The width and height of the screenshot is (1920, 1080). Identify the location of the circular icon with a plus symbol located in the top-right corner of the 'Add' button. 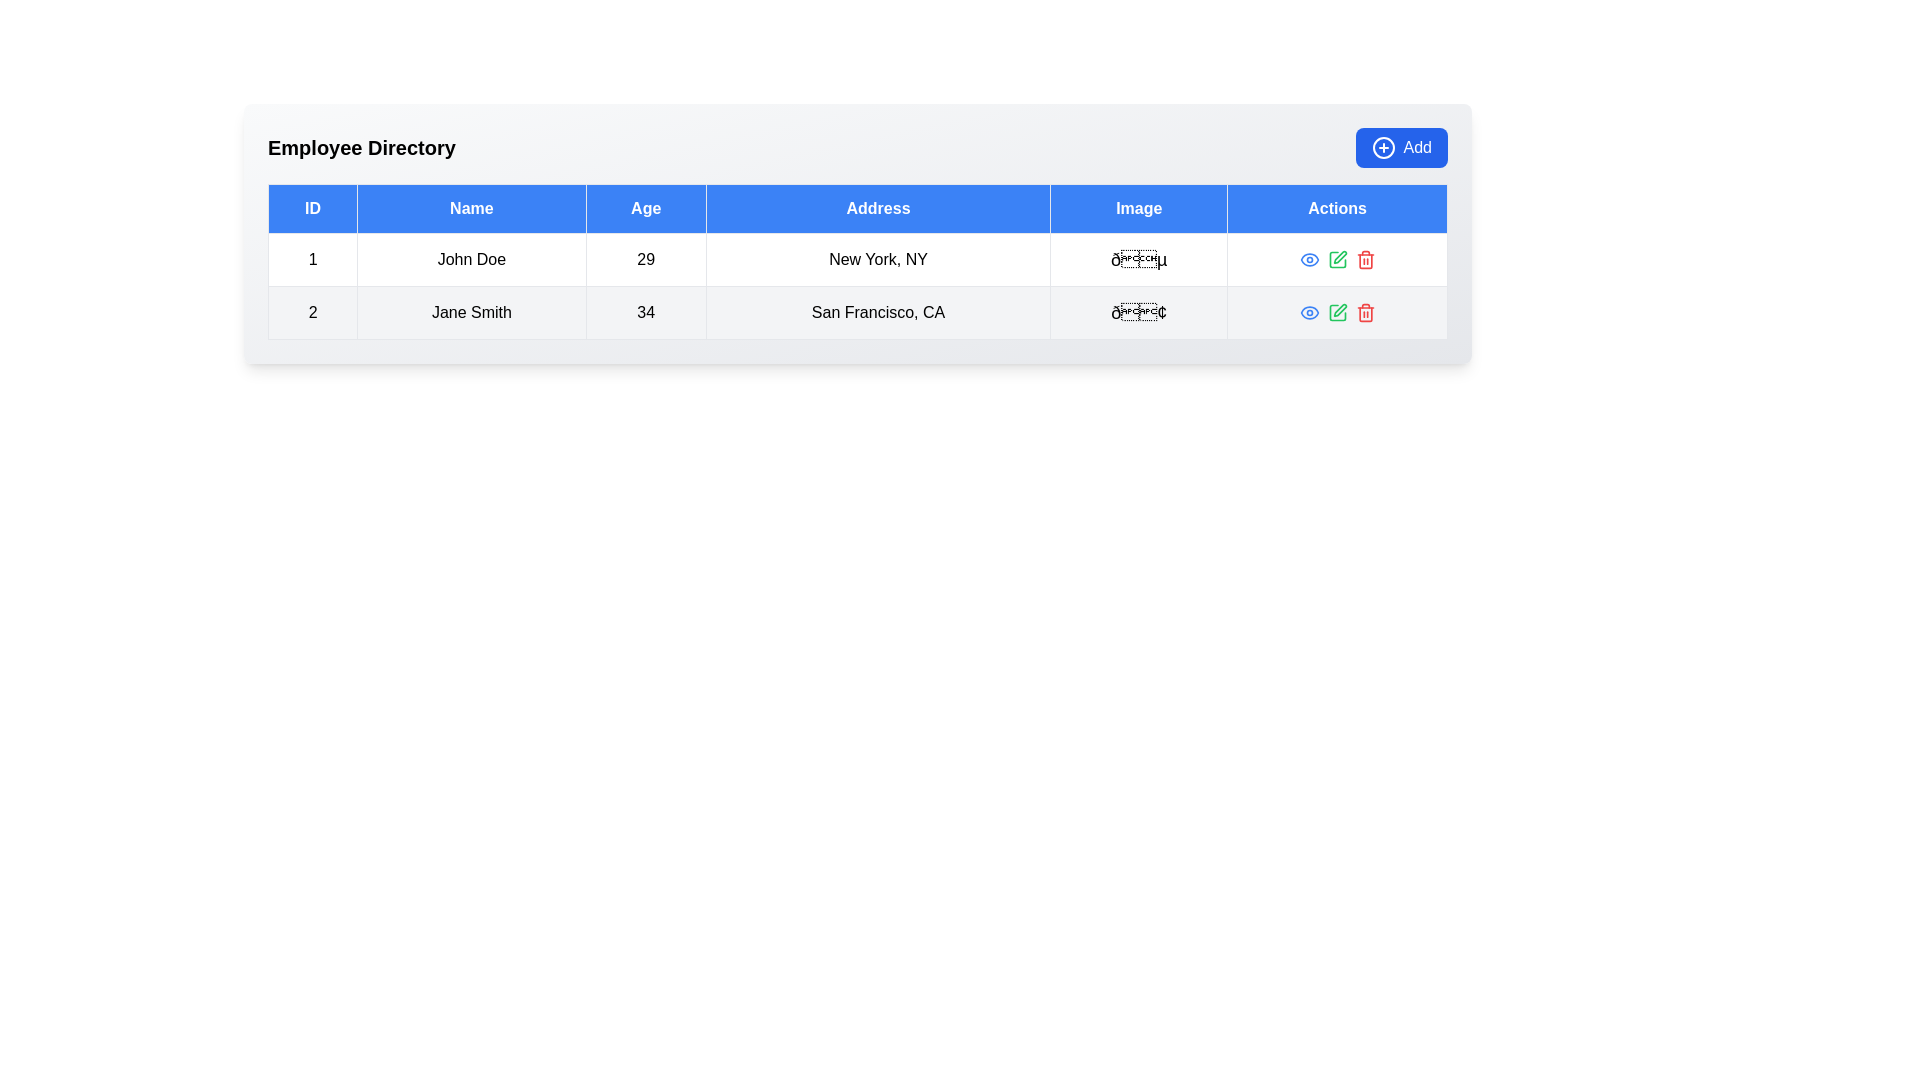
(1382, 146).